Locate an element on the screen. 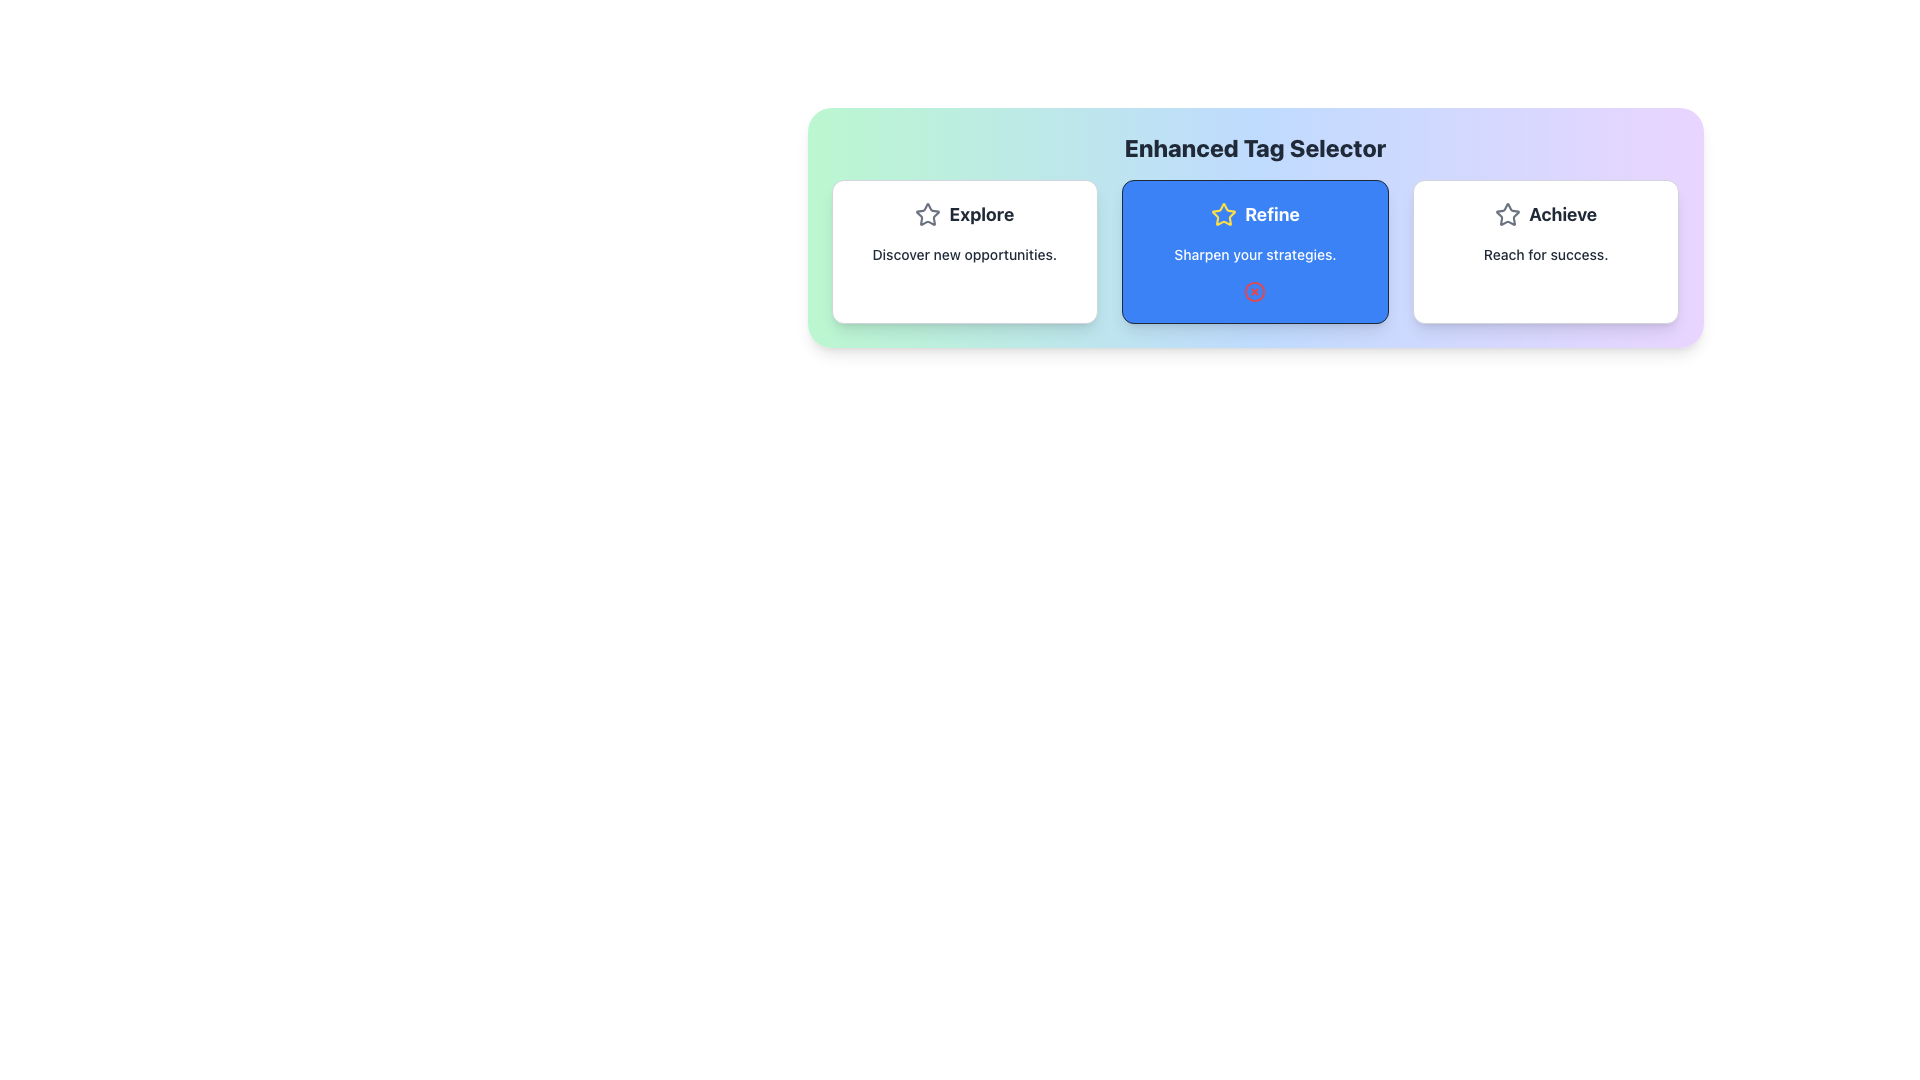 This screenshot has width=1920, height=1080. the text label displaying 'Refine' within the blue button area, located under the title 'Enhanced Tag Selector' is located at coordinates (1271, 215).